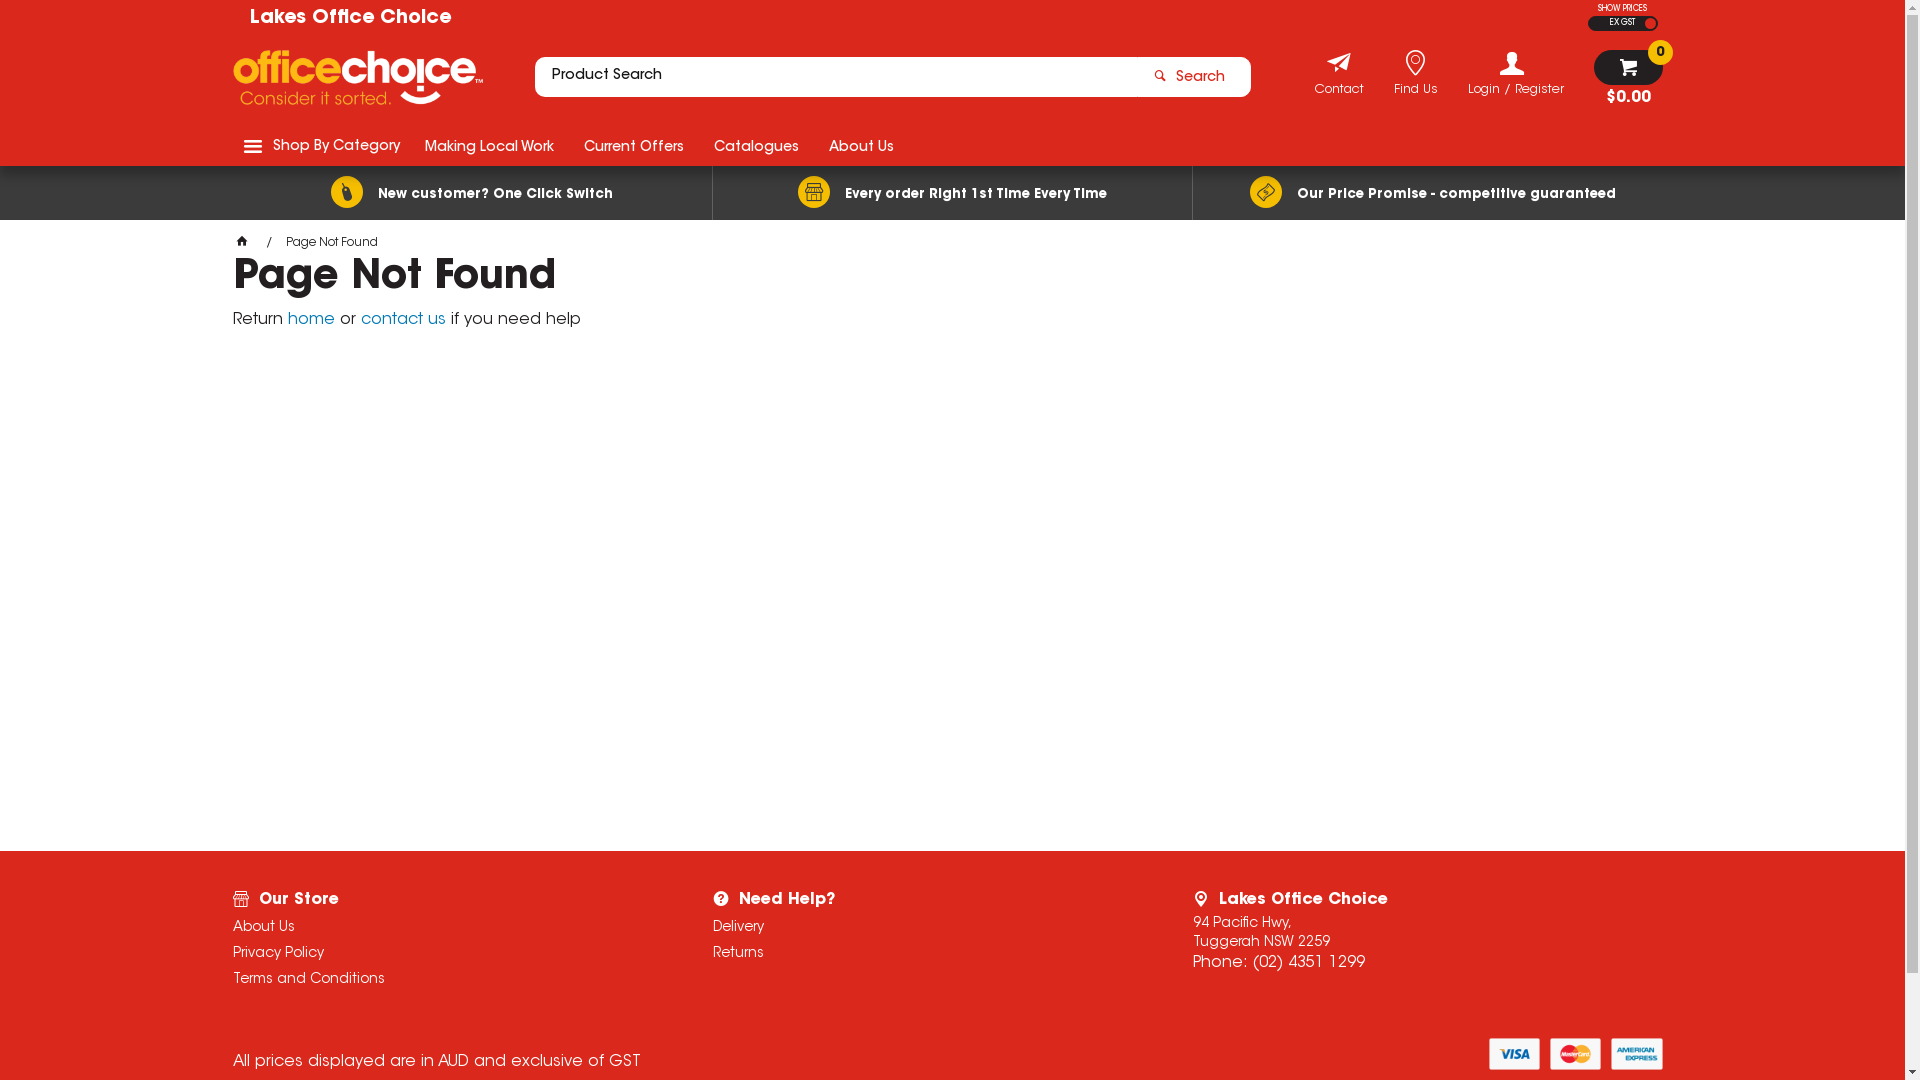  What do you see at coordinates (711, 928) in the screenshot?
I see `'Delivery'` at bounding box center [711, 928].